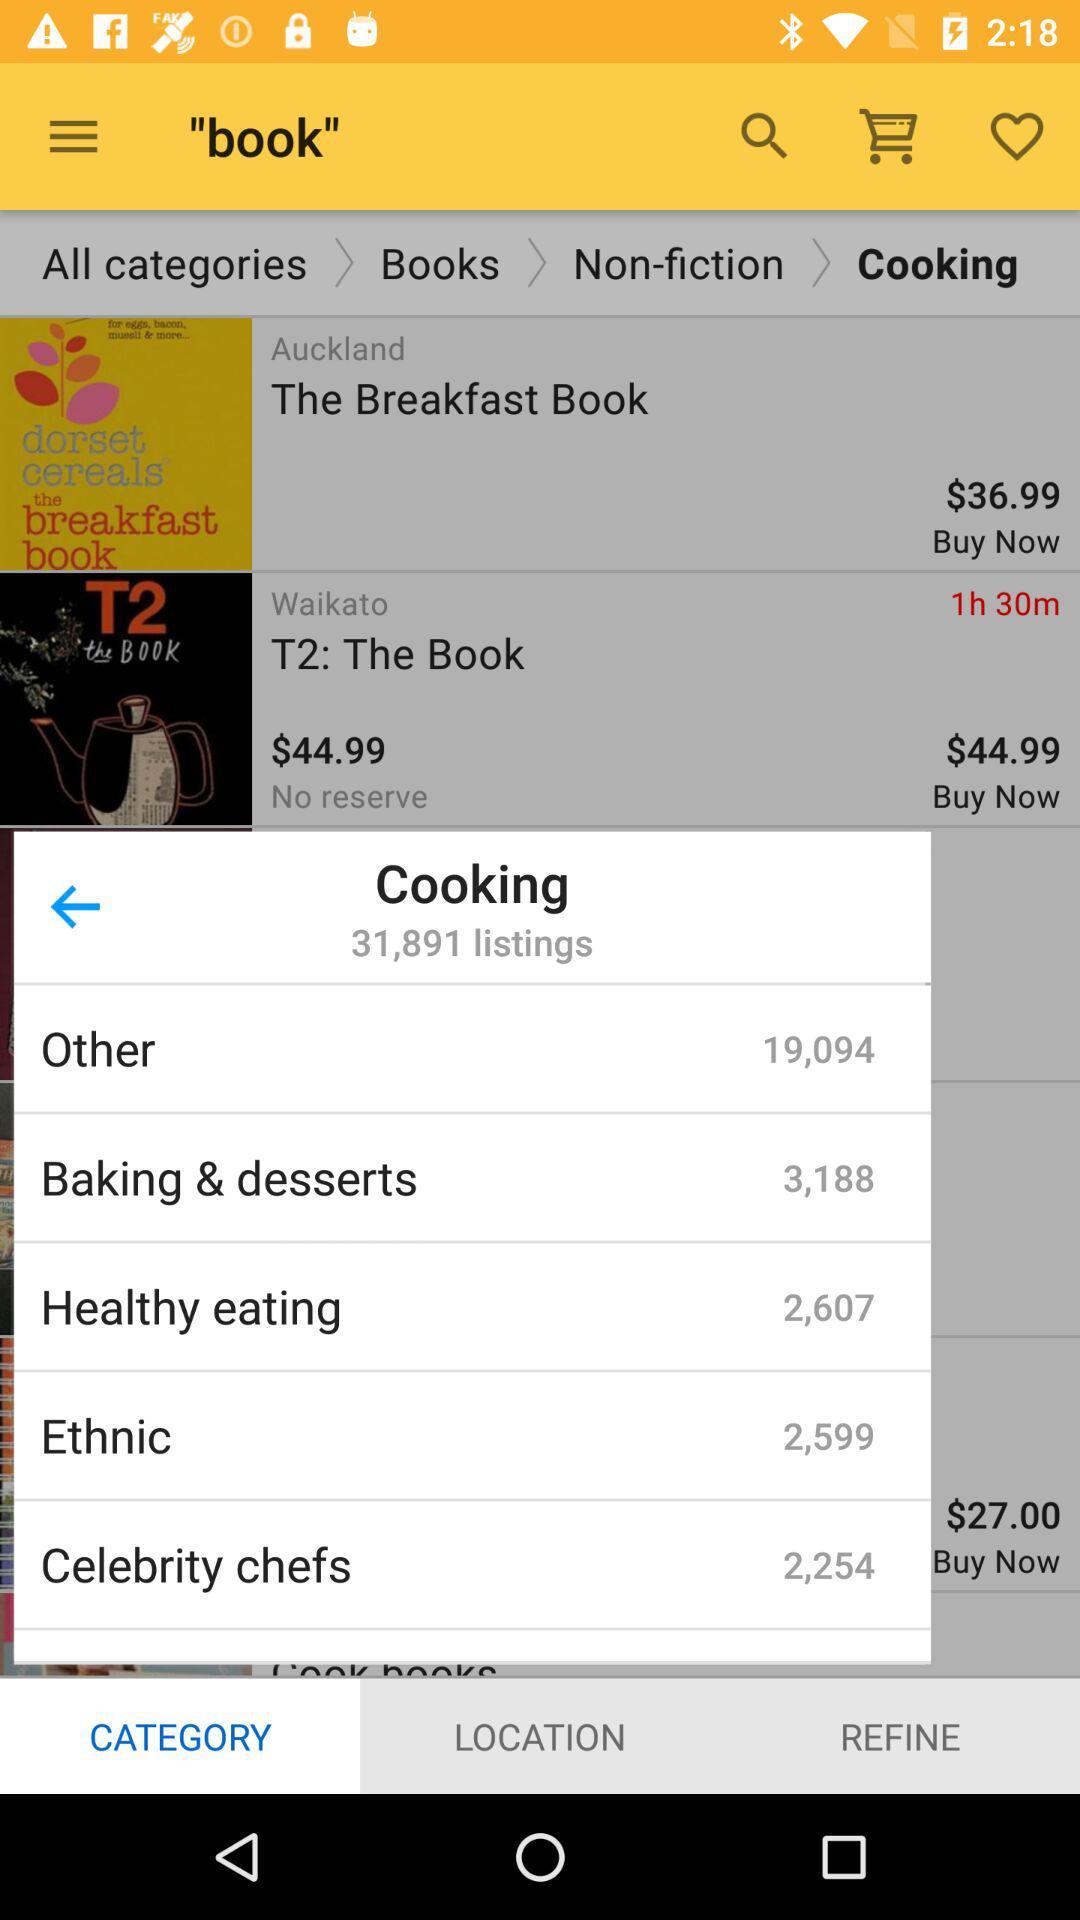 The image size is (1080, 1920). I want to click on the celebrity chefs, so click(410, 1563).